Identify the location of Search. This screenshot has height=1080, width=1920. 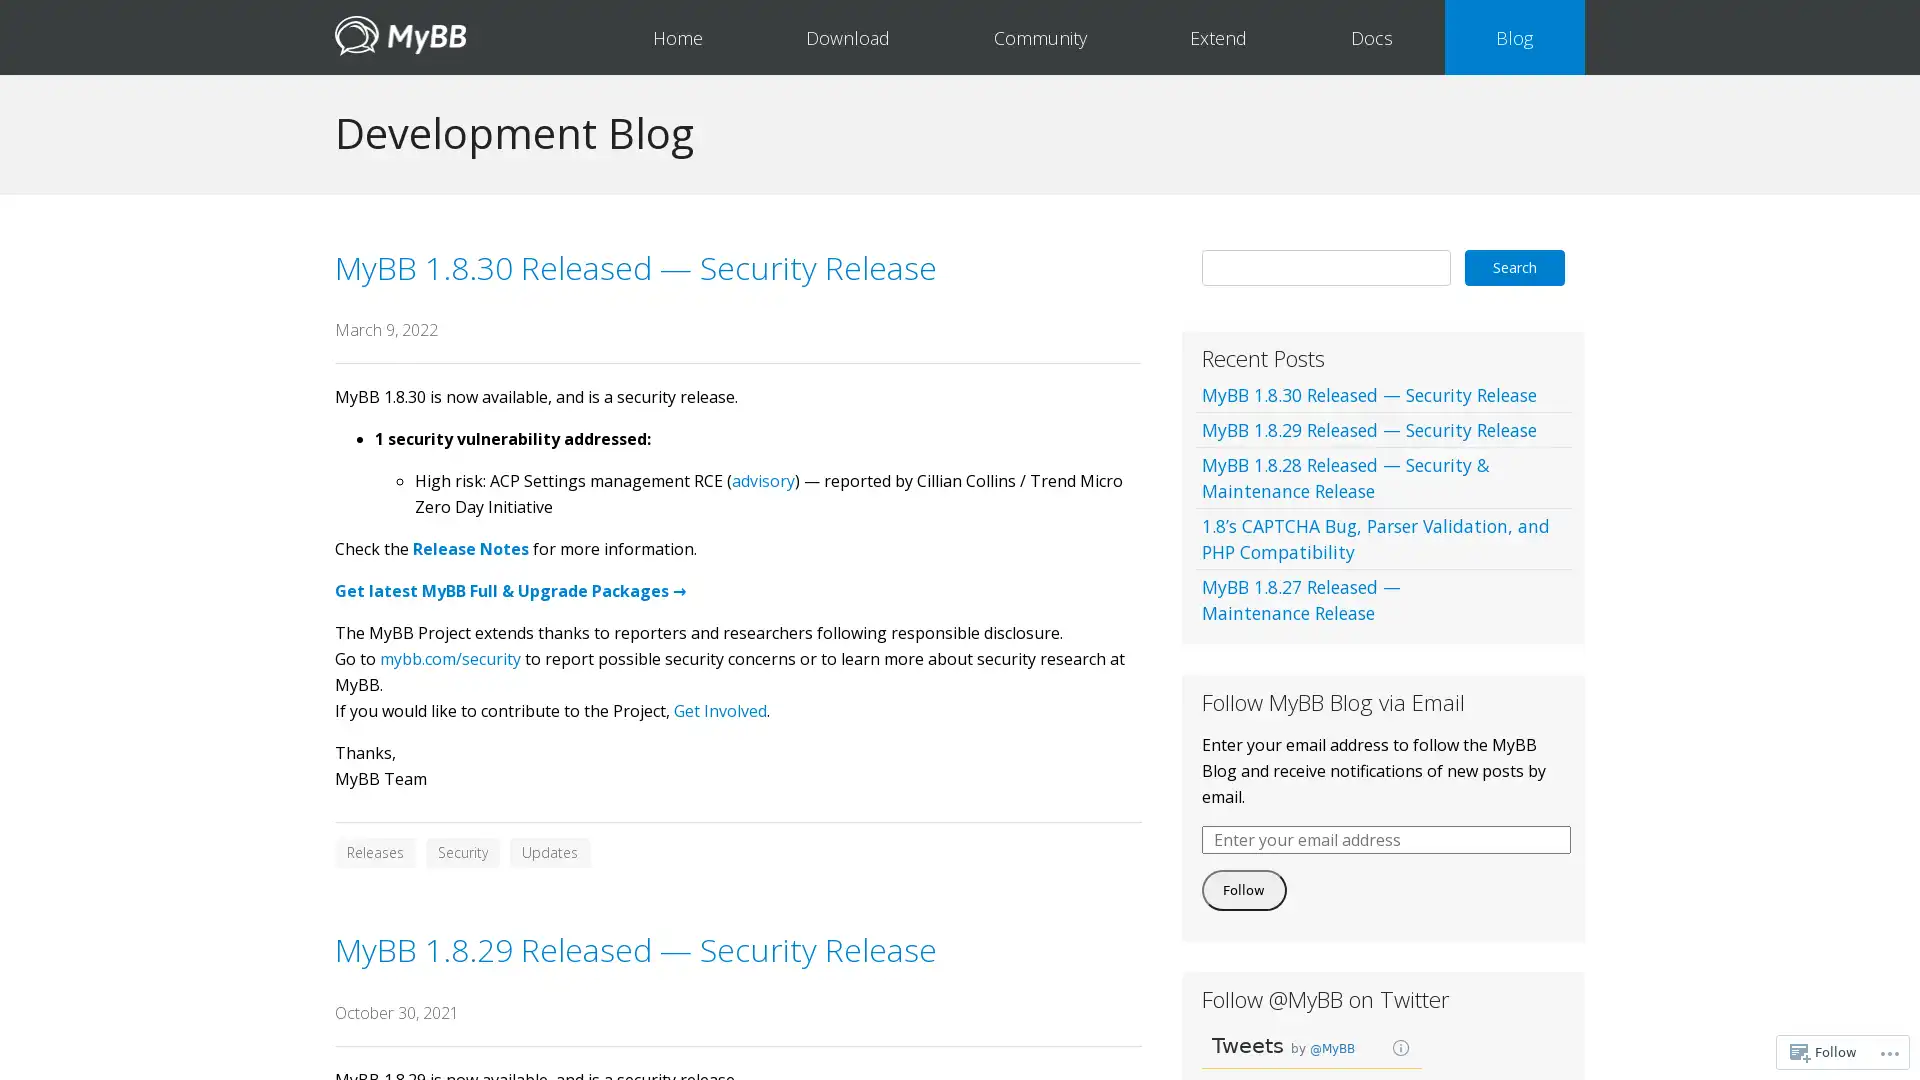
(1515, 266).